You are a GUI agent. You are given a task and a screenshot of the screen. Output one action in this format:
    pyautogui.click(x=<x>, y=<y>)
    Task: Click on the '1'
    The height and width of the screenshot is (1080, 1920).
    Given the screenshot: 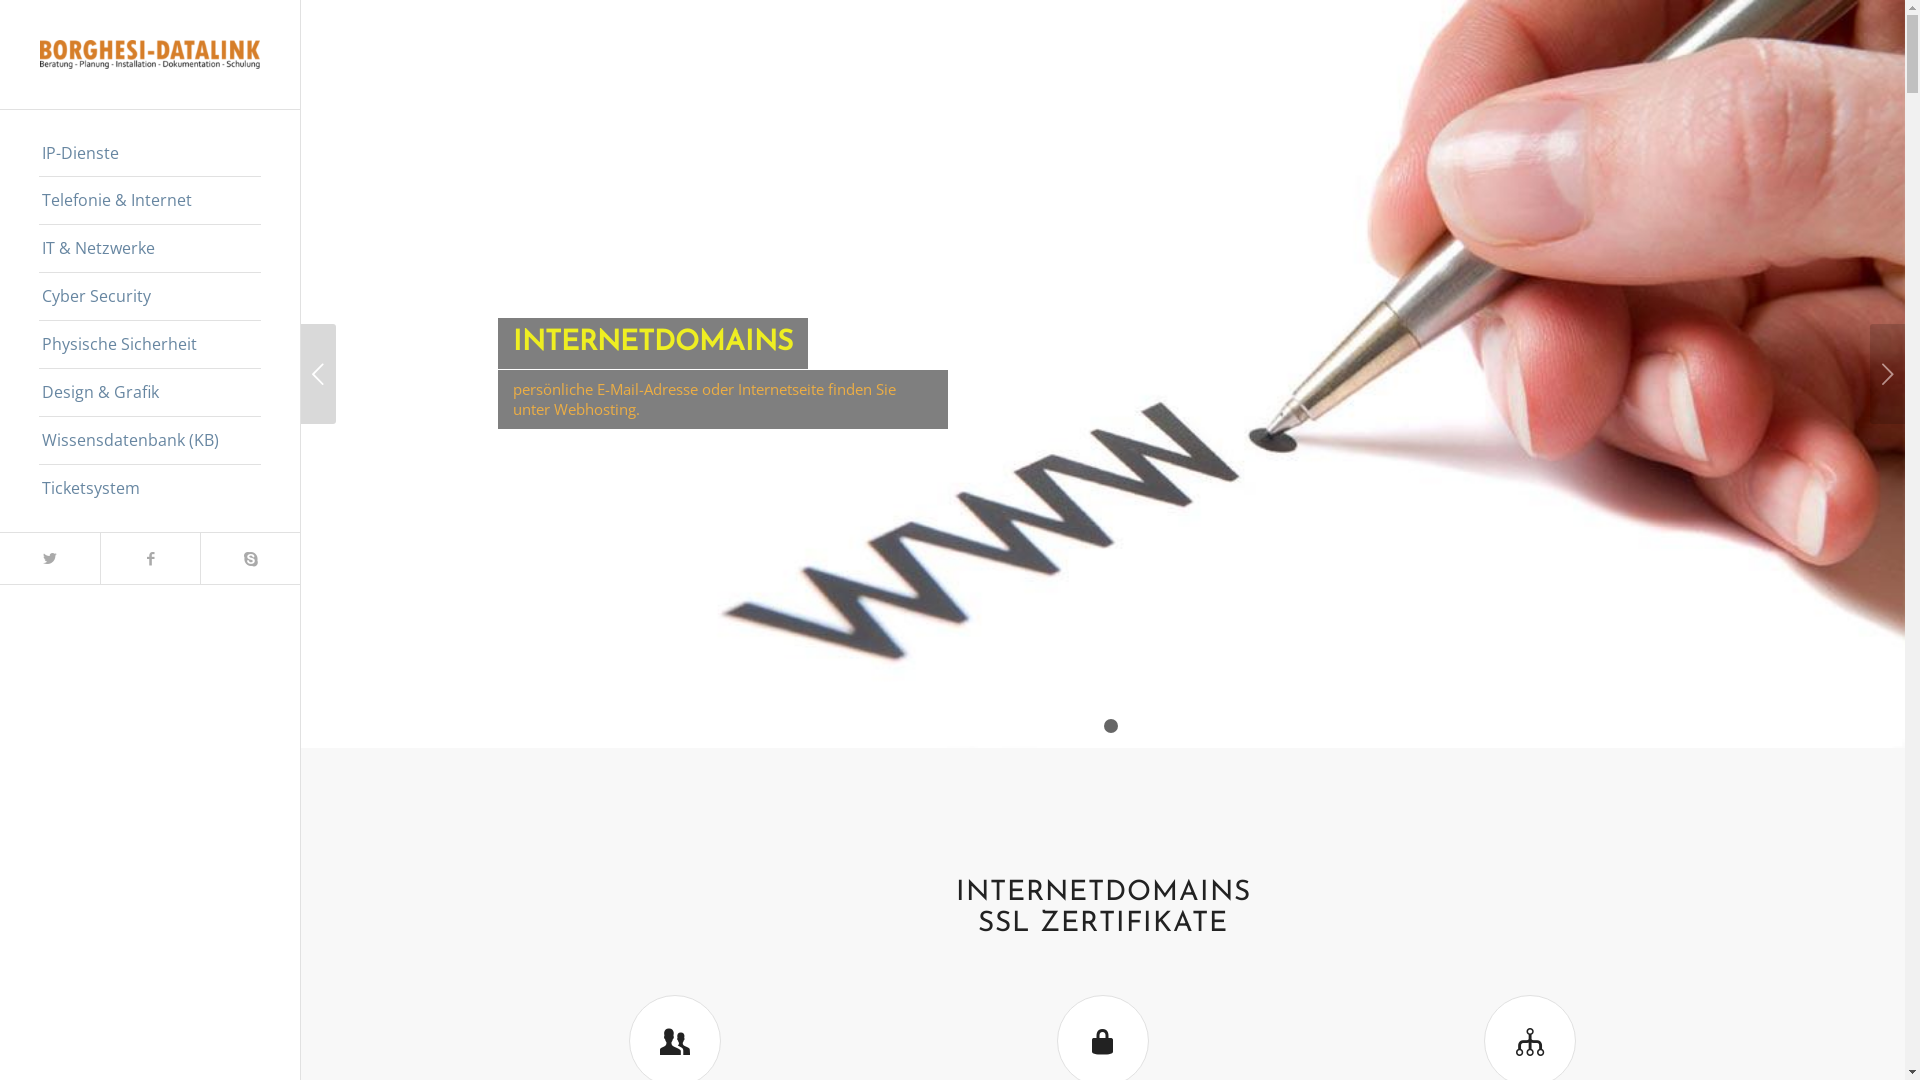 What is the action you would take?
    pyautogui.click(x=1093, y=725)
    